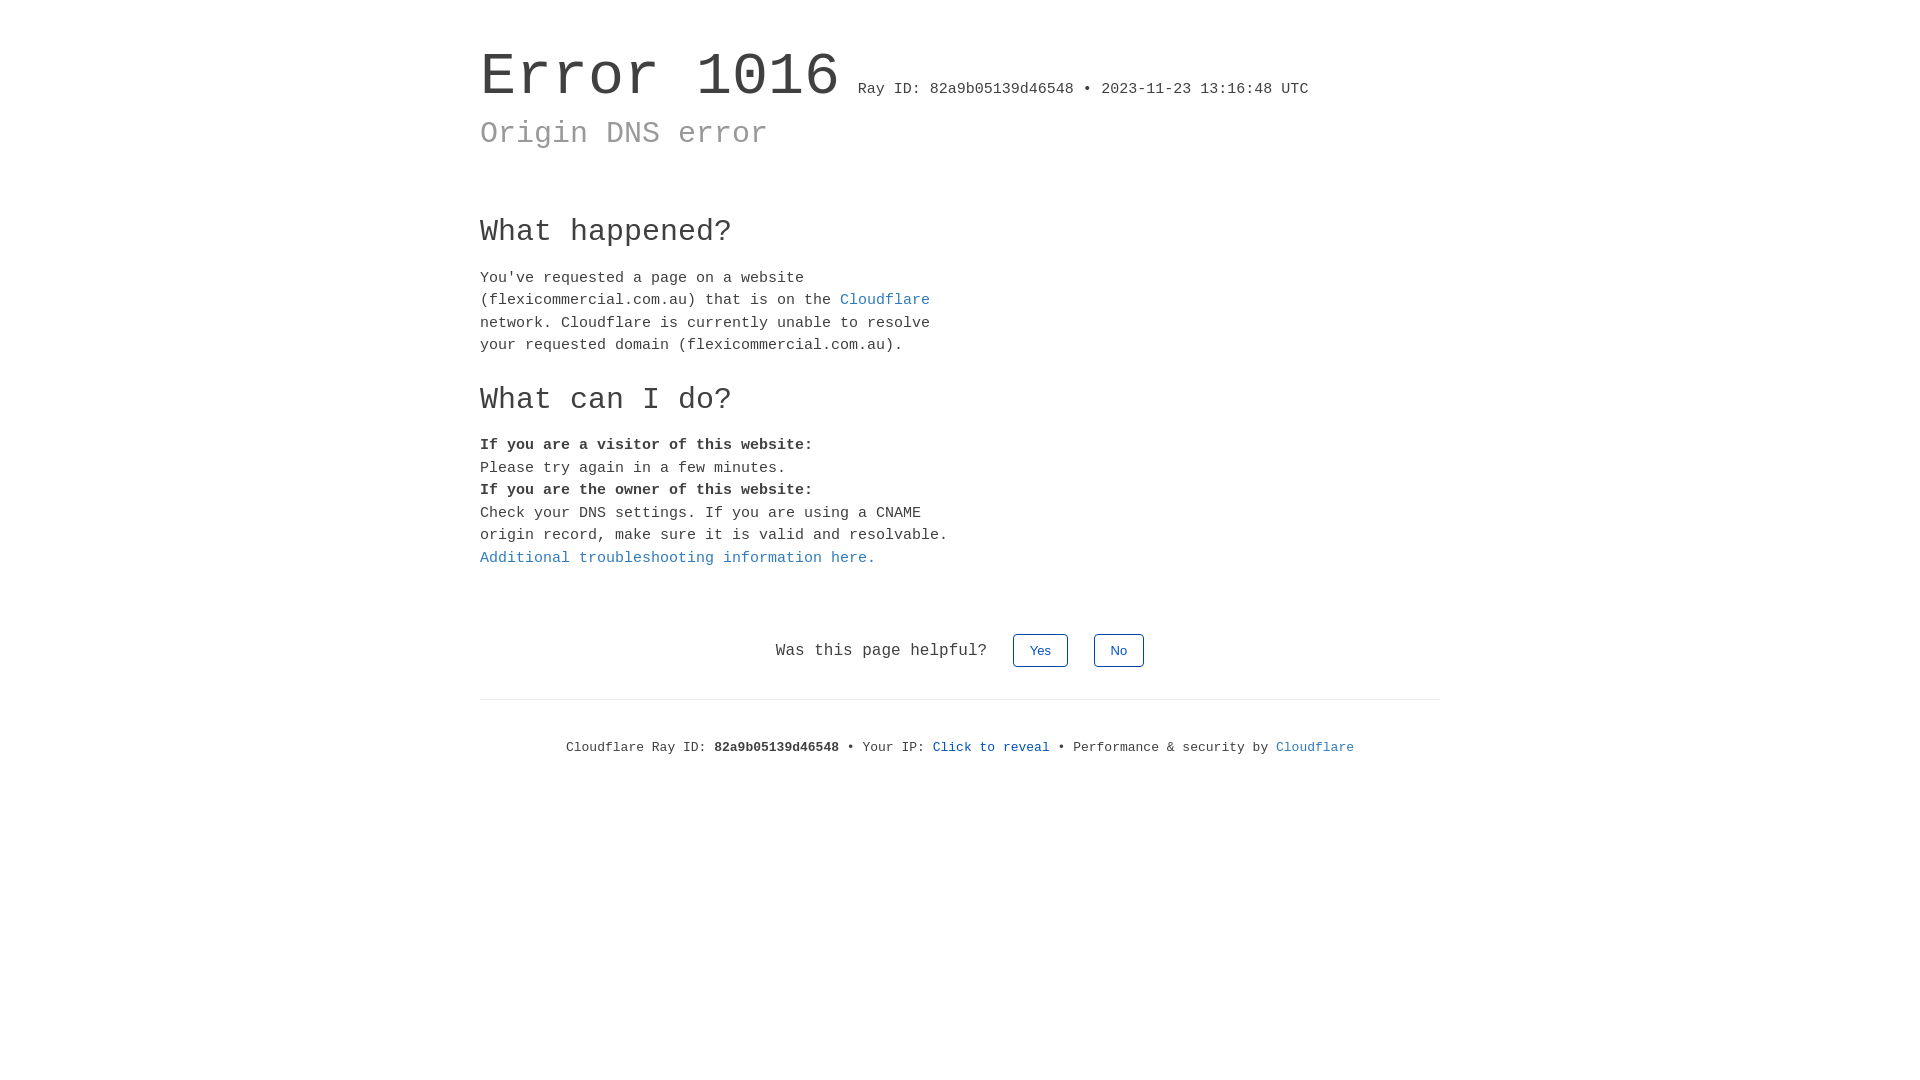 Image resolution: width=1920 pixels, height=1080 pixels. What do you see at coordinates (1040, 650) in the screenshot?
I see `'Yes'` at bounding box center [1040, 650].